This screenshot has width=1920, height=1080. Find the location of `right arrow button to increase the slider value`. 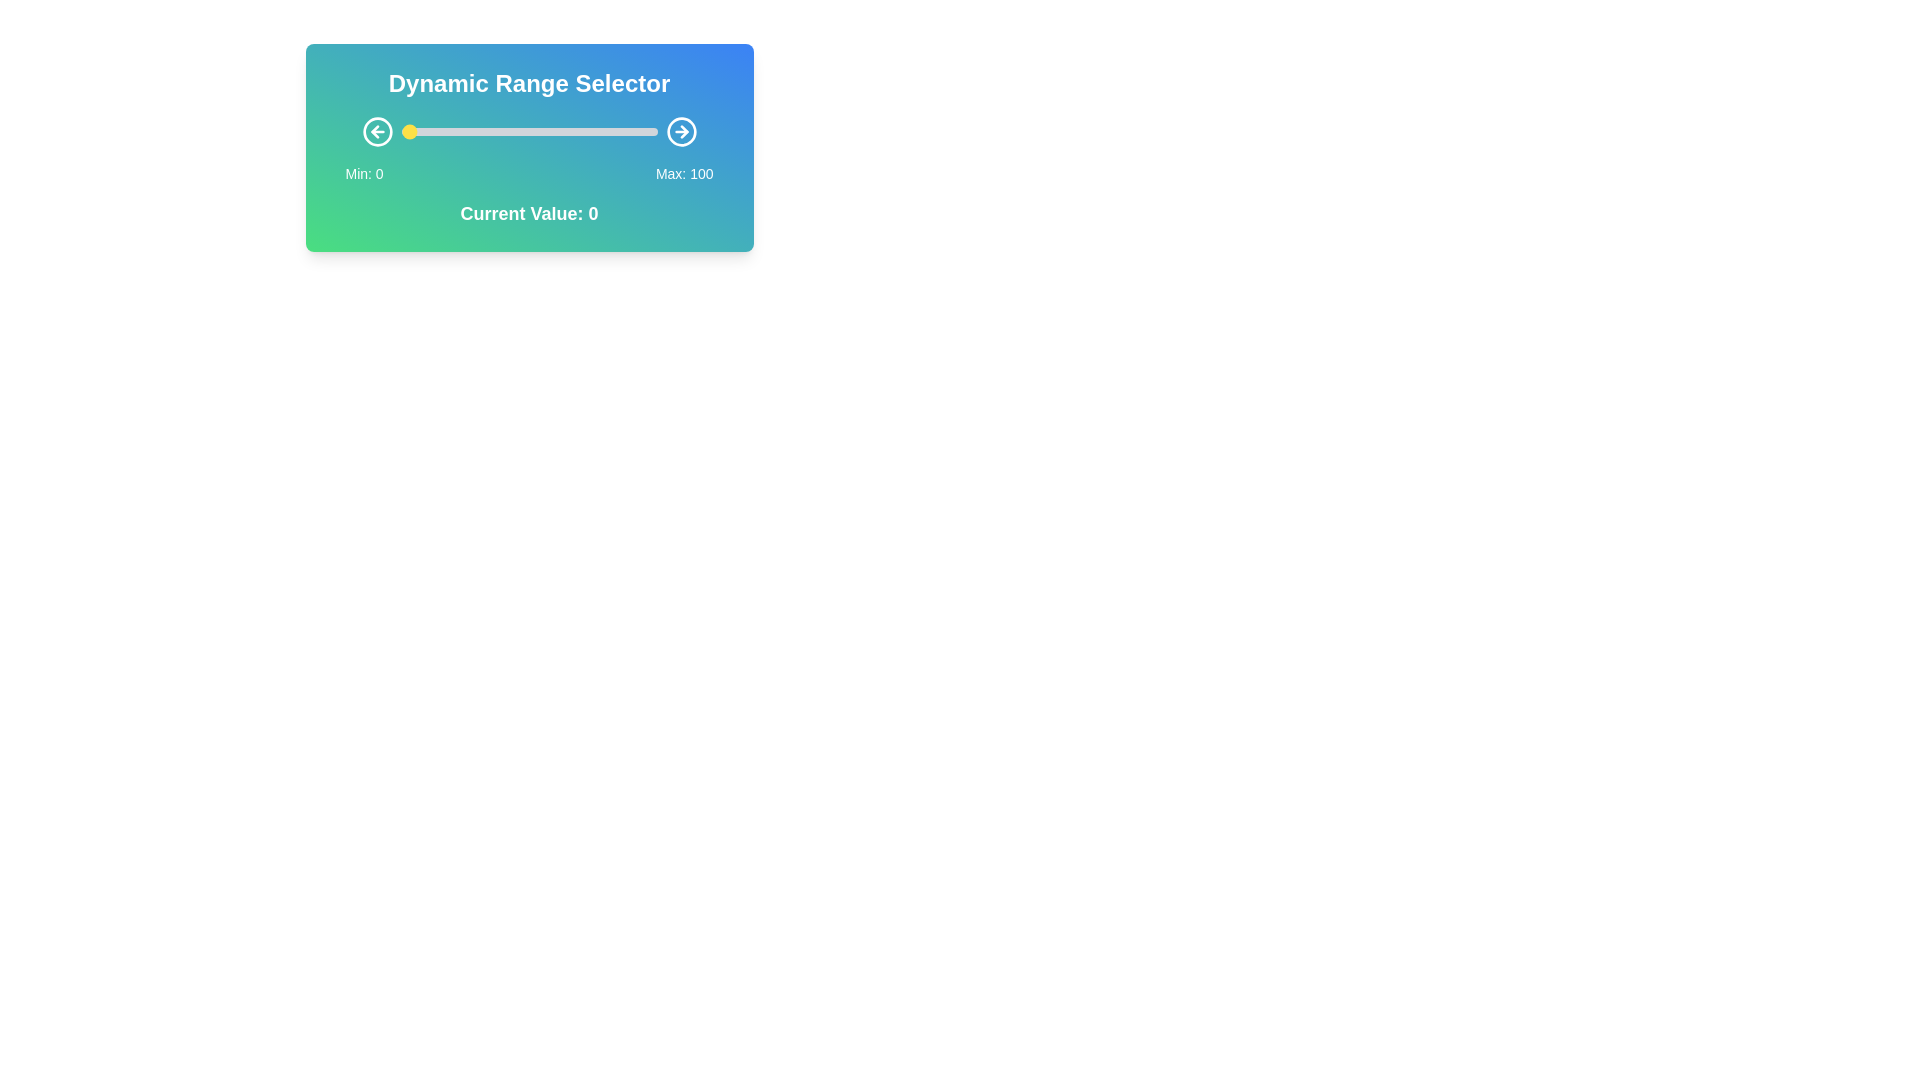

right arrow button to increase the slider value is located at coordinates (681, 131).